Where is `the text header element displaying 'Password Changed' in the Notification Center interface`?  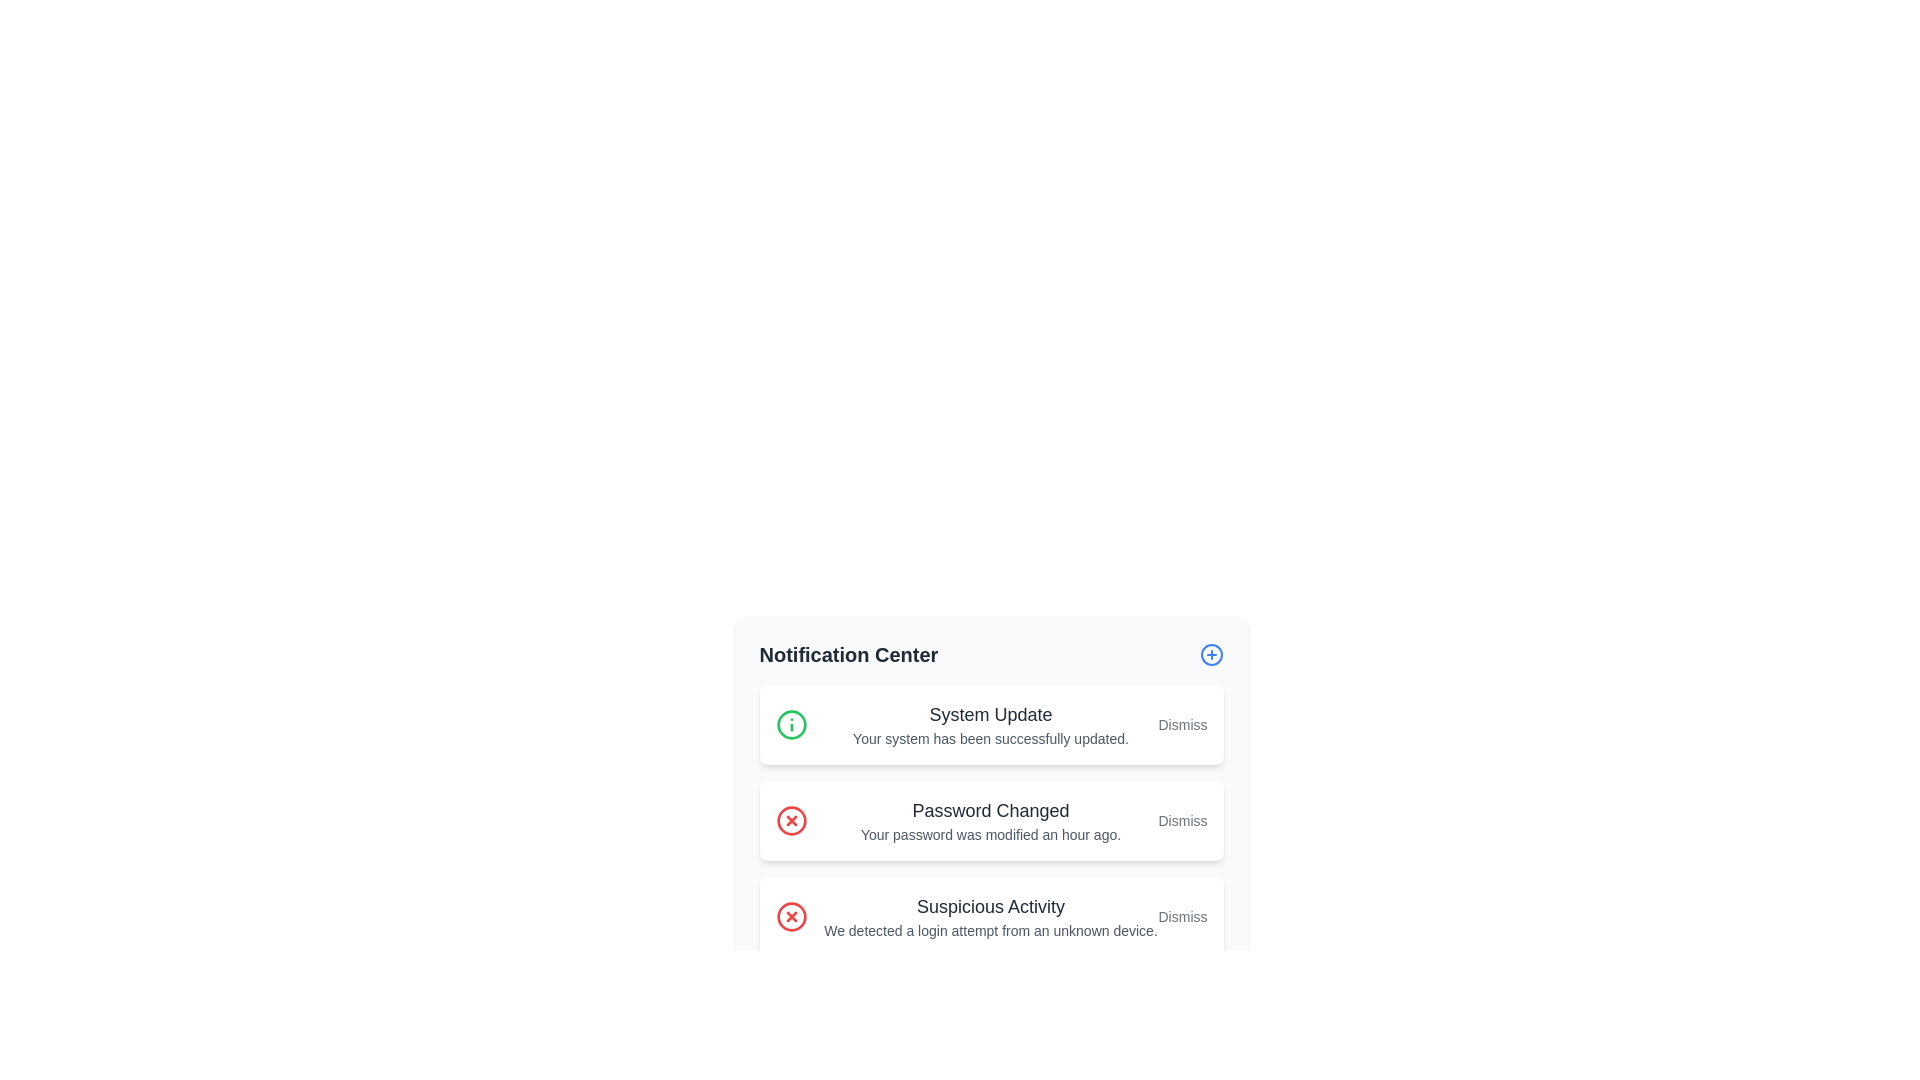 the text header element displaying 'Password Changed' in the Notification Center interface is located at coordinates (990, 810).